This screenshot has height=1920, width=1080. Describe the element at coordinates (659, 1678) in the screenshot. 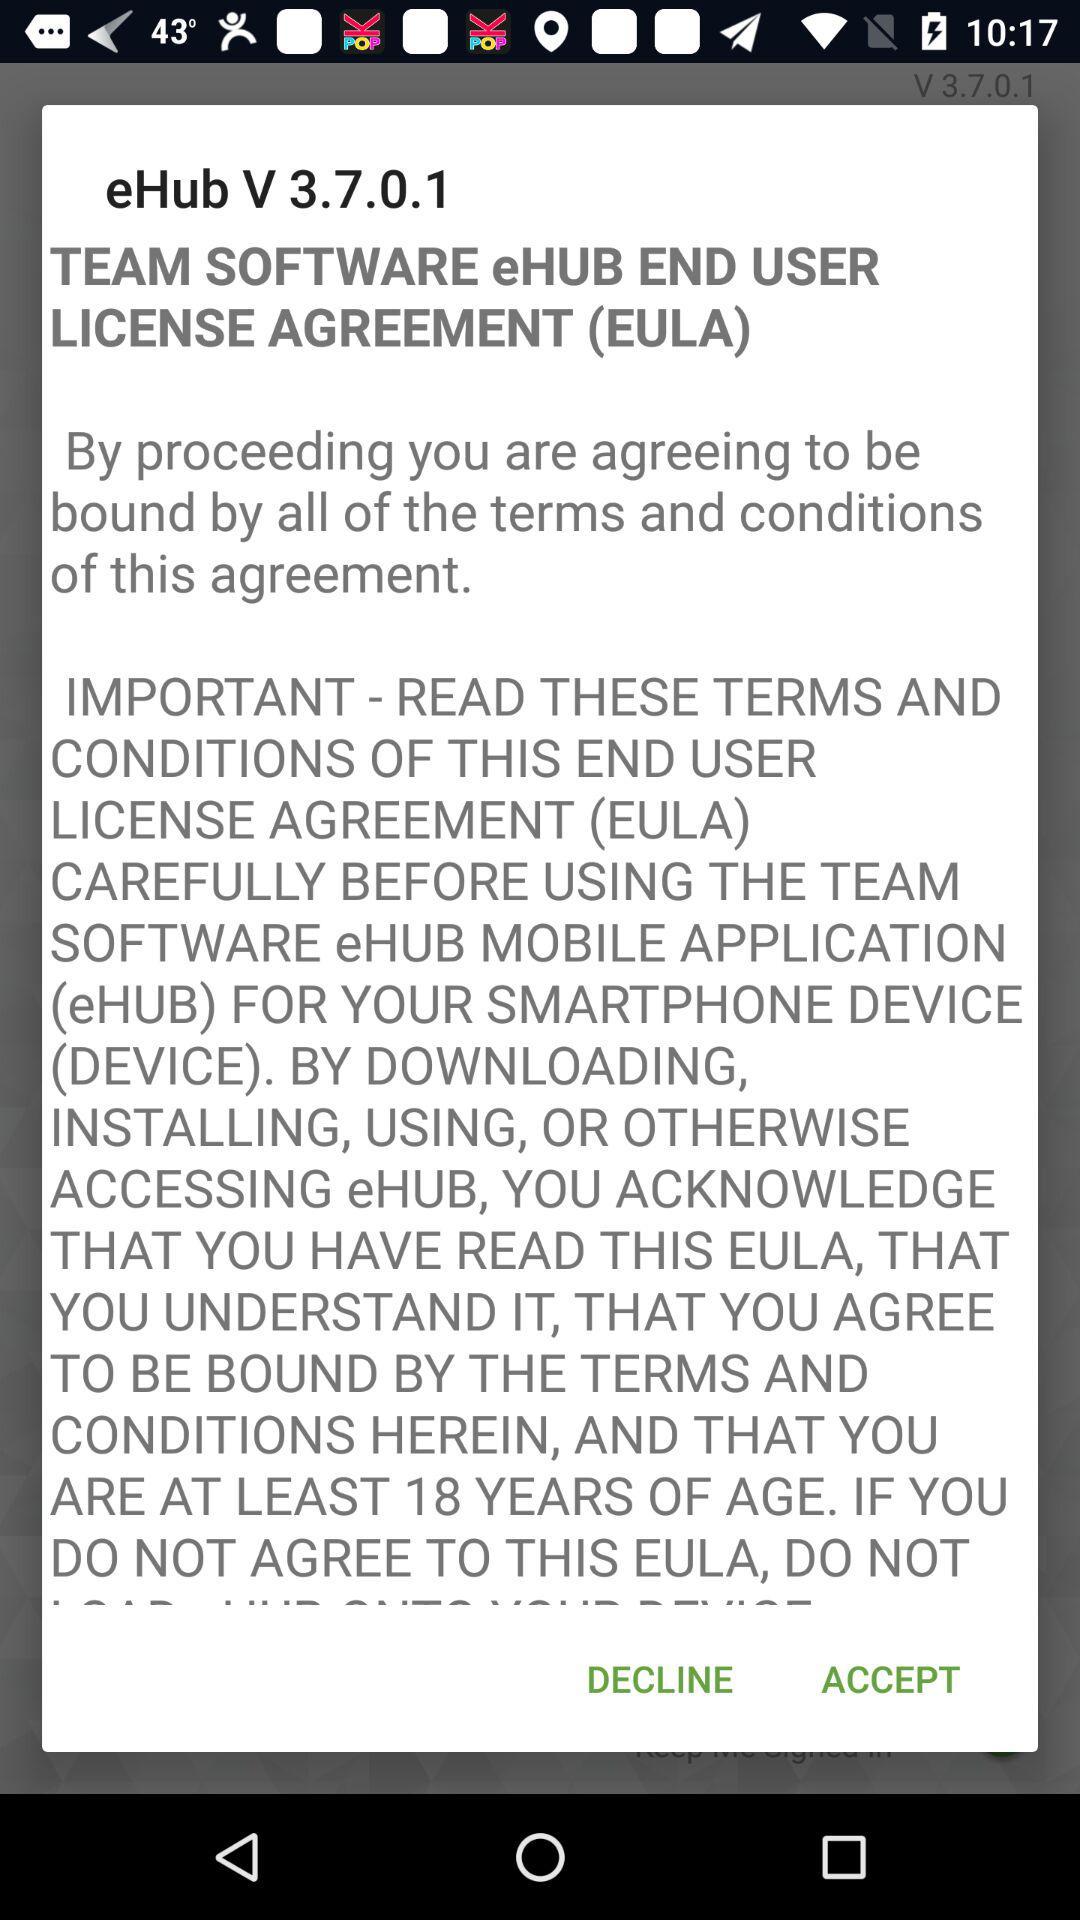

I see `the item to the left of accept icon` at that location.